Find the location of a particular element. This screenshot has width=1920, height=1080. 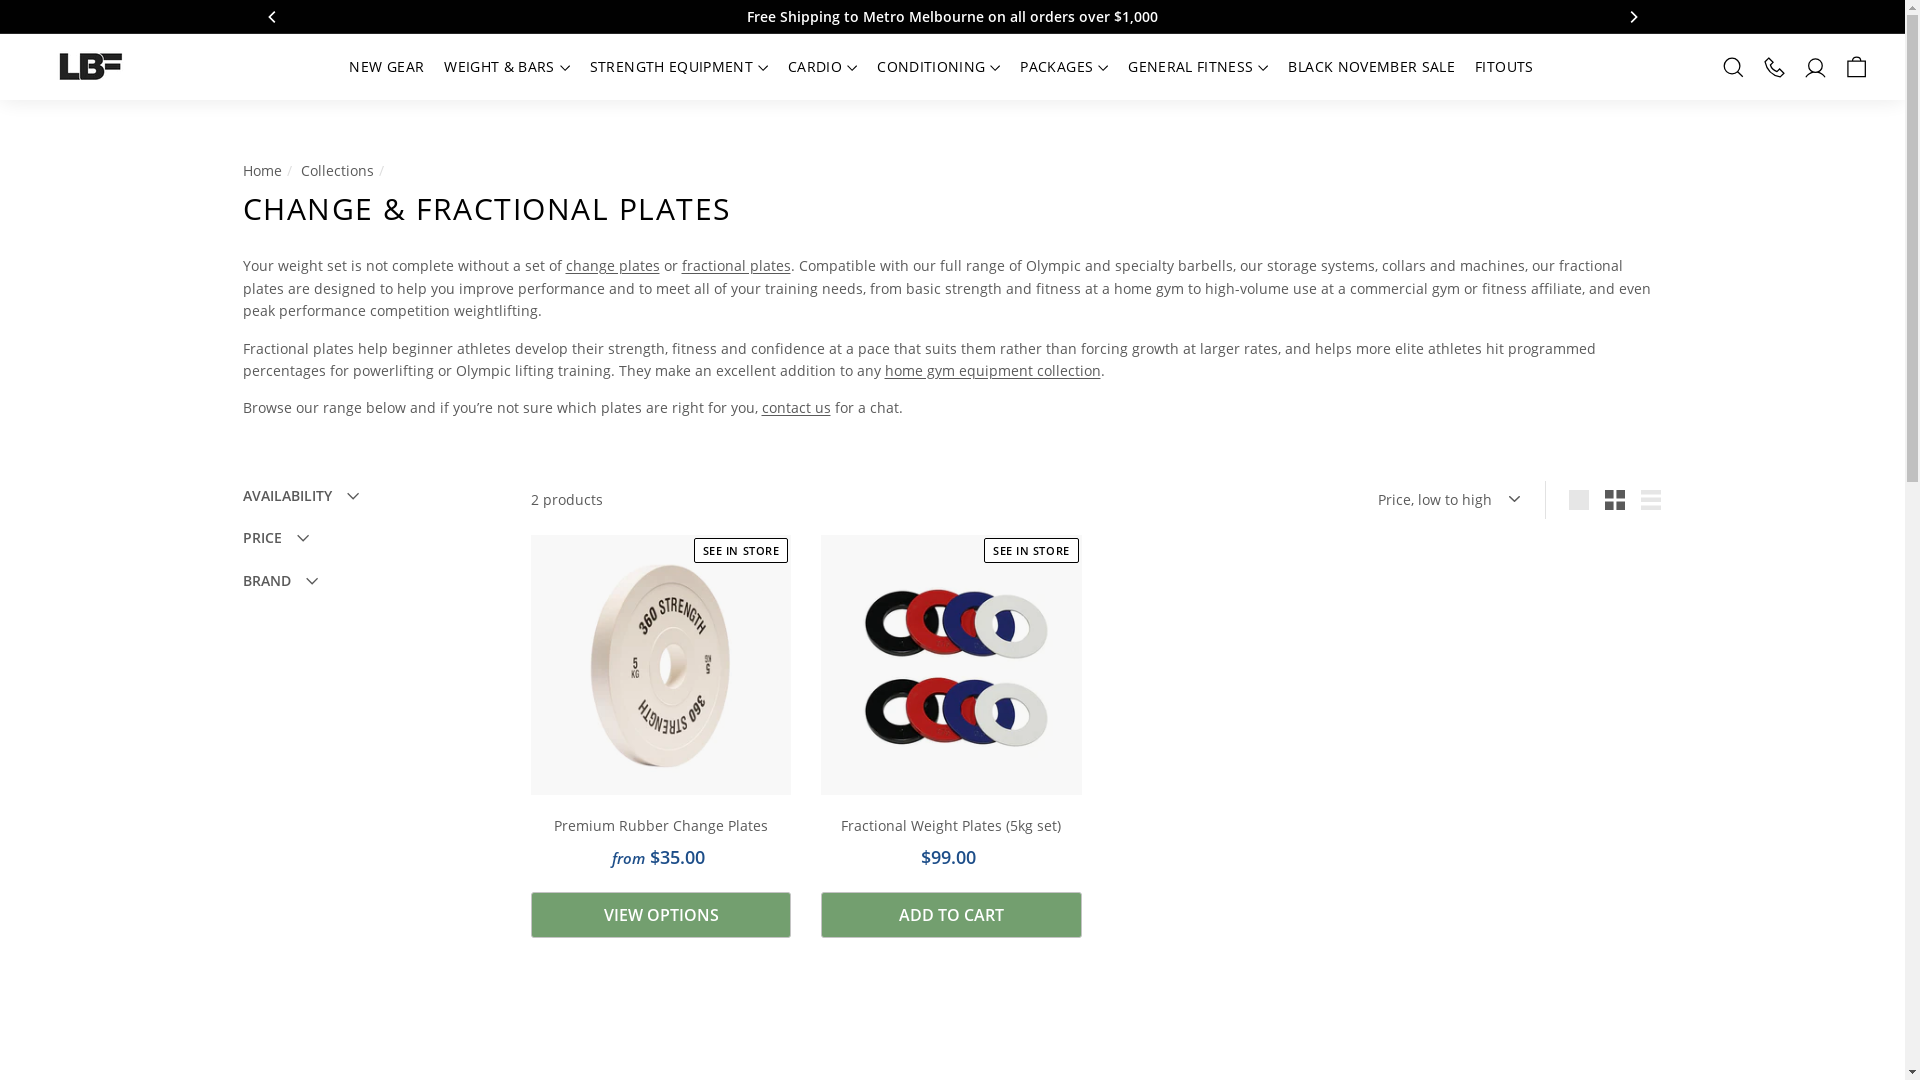

'SEARCH' is located at coordinates (1732, 65).